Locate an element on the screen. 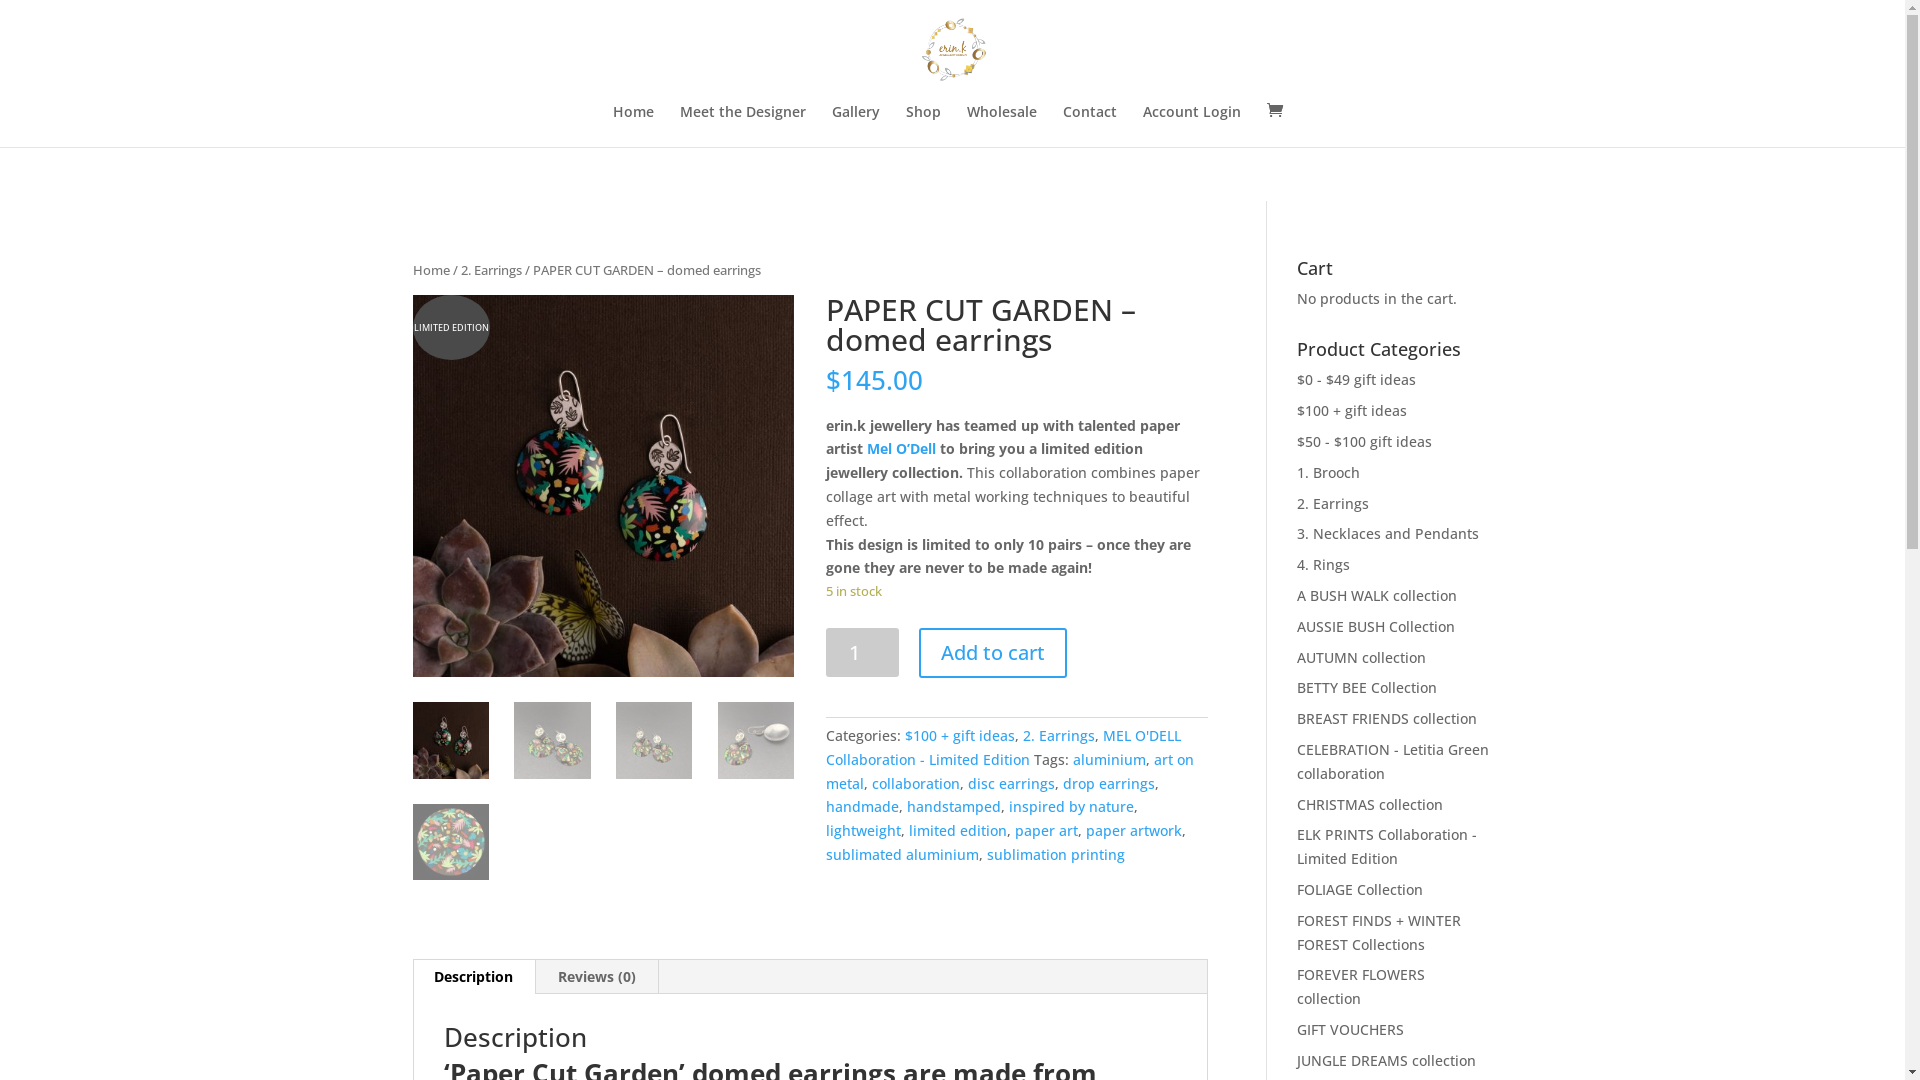  'Description' is located at coordinates (472, 975).